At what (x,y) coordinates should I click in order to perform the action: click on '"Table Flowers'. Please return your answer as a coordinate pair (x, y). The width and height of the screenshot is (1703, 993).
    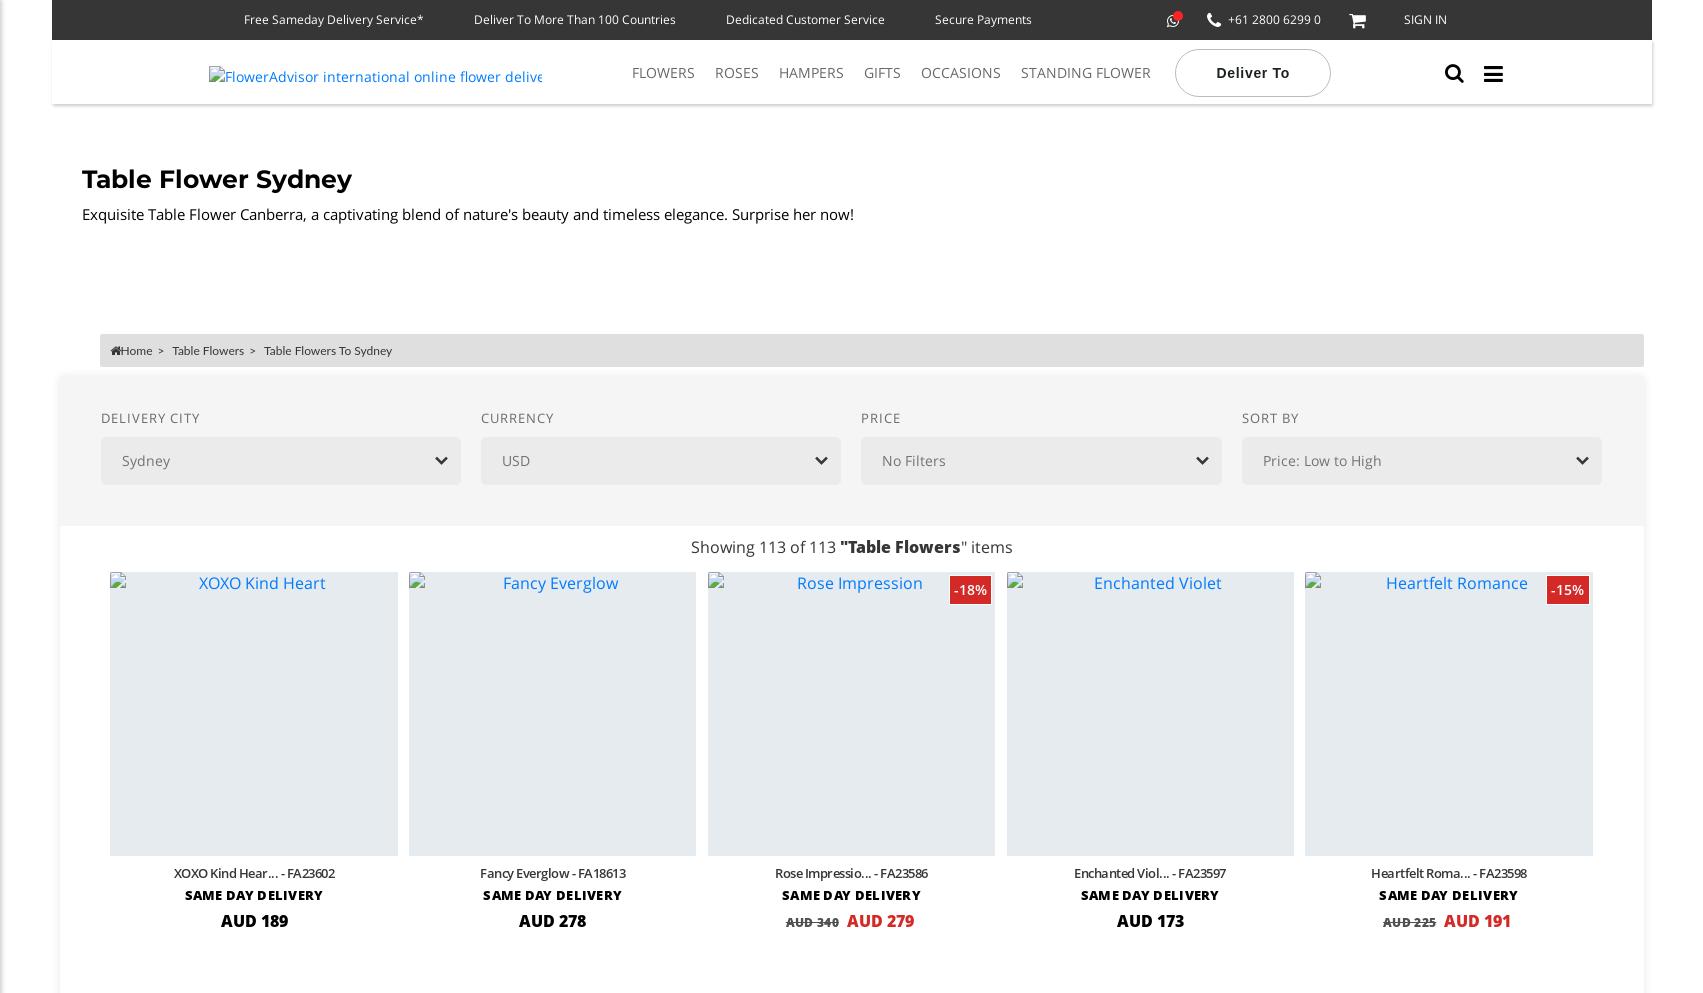
    Looking at the image, I should click on (898, 546).